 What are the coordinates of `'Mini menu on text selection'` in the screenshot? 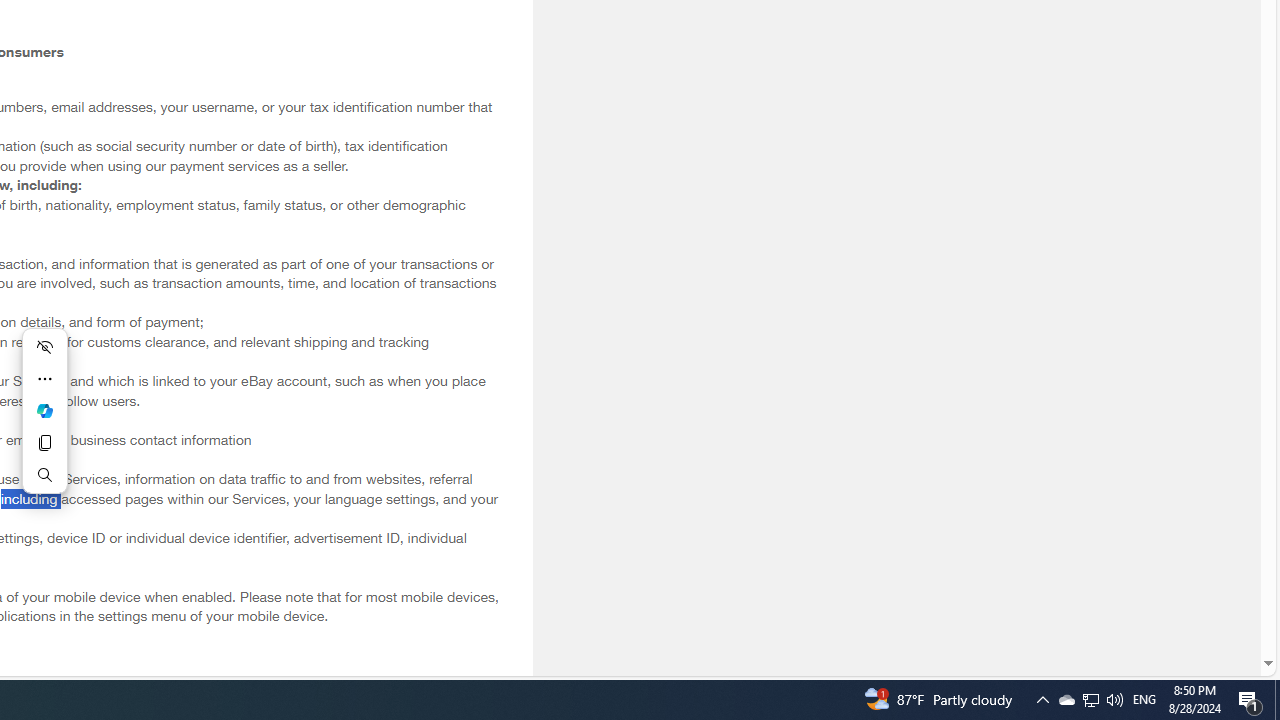 It's located at (44, 410).